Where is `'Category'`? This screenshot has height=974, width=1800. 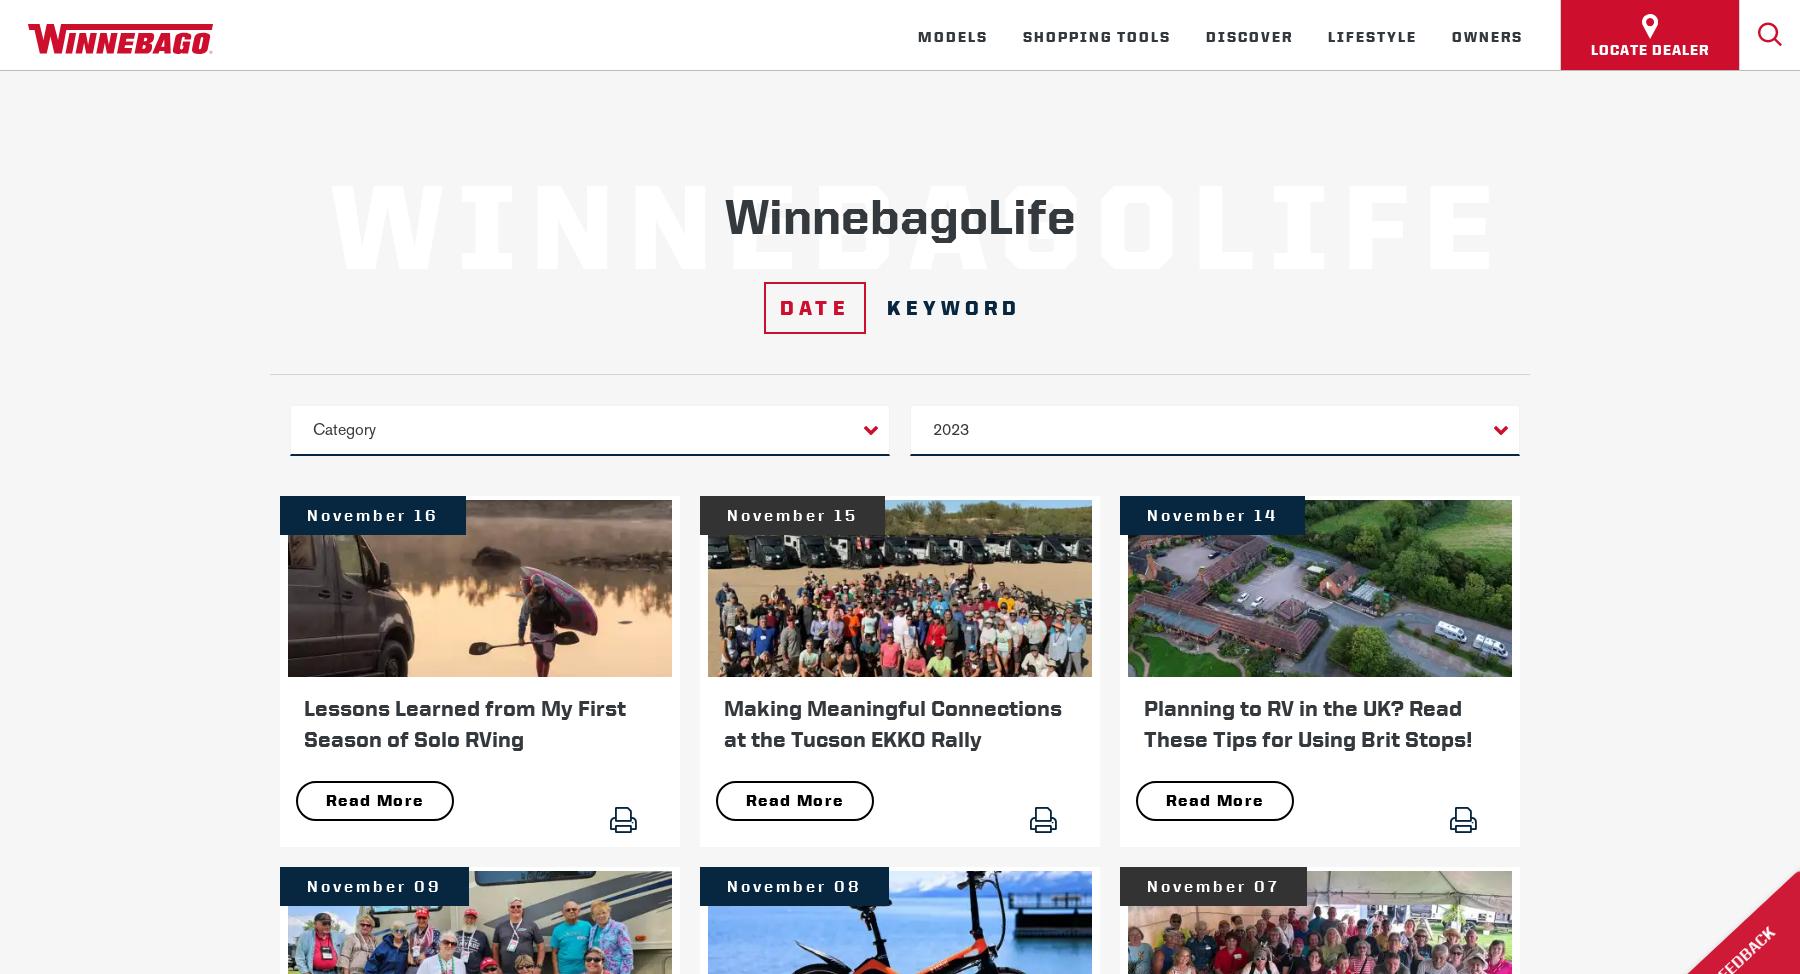 'Category' is located at coordinates (344, 428).